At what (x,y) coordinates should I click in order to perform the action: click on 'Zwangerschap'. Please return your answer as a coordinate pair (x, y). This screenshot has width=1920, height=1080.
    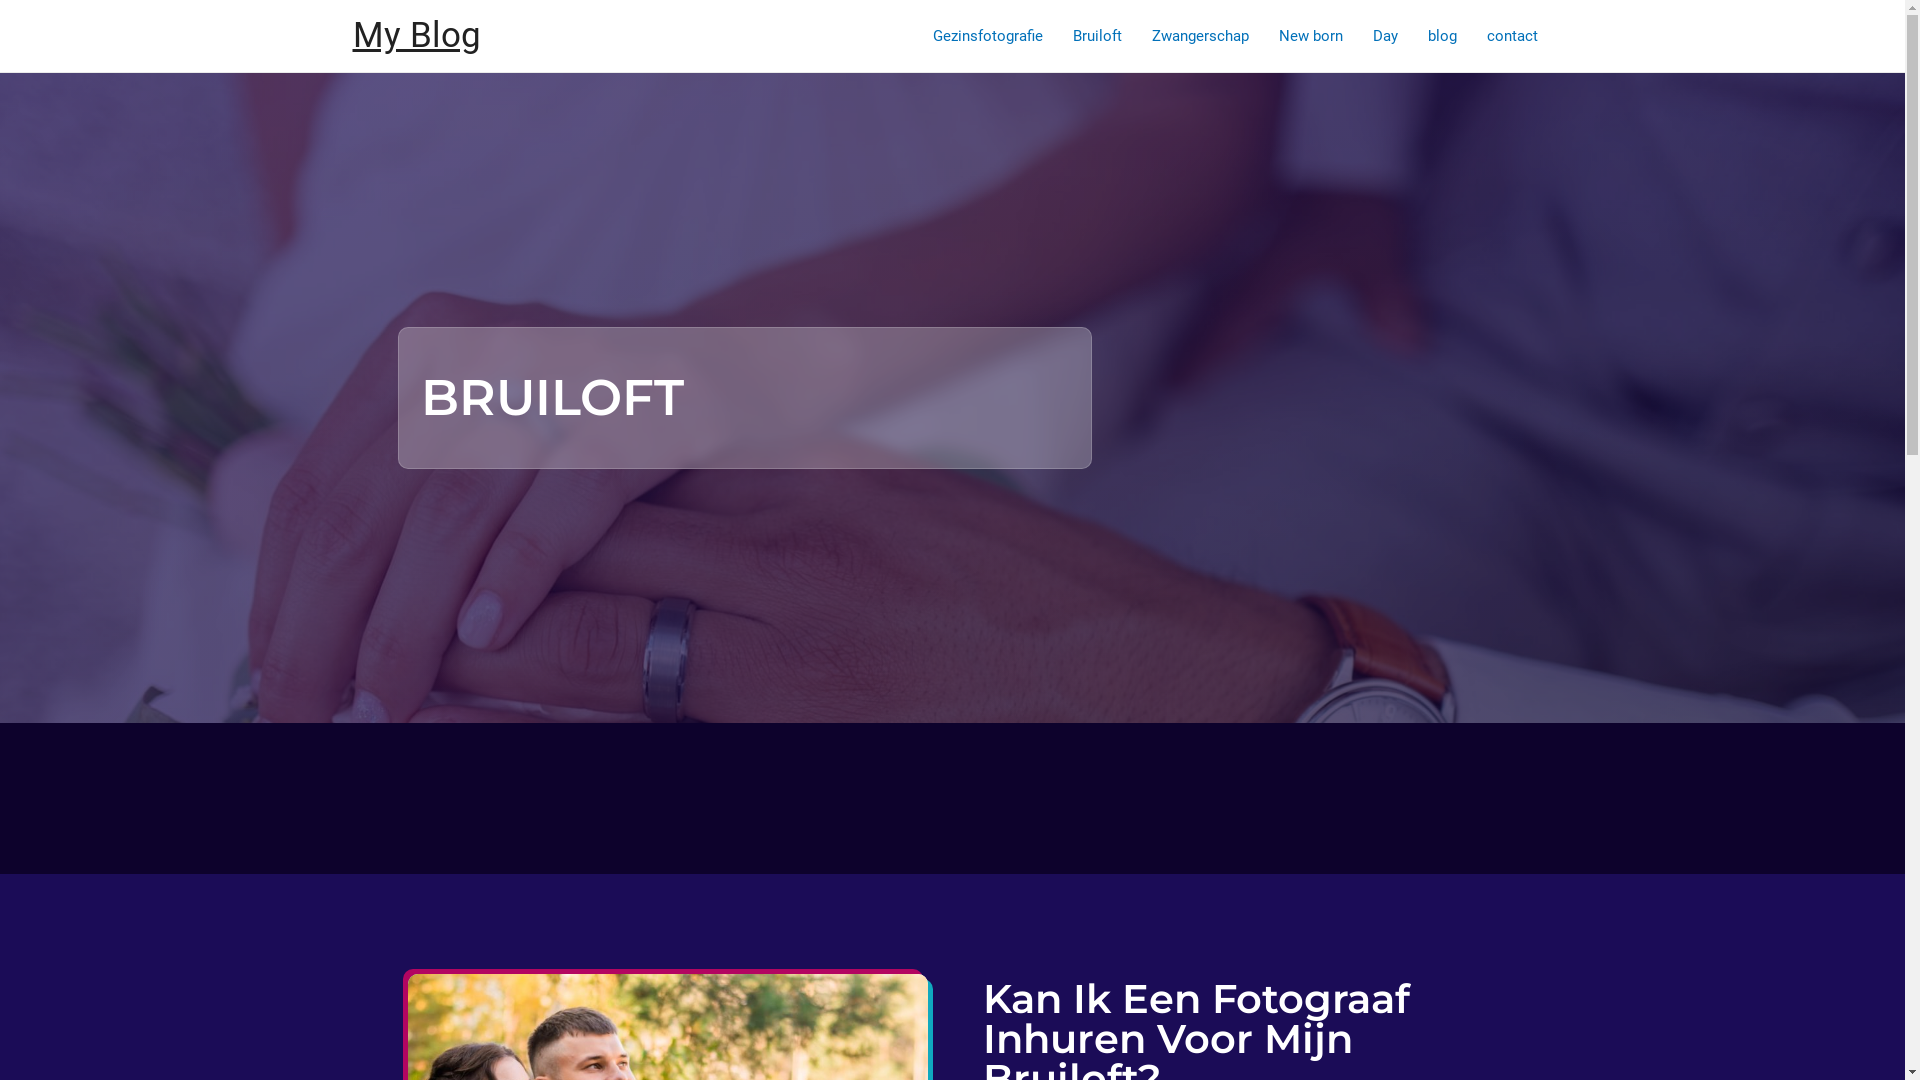
    Looking at the image, I should click on (1199, 35).